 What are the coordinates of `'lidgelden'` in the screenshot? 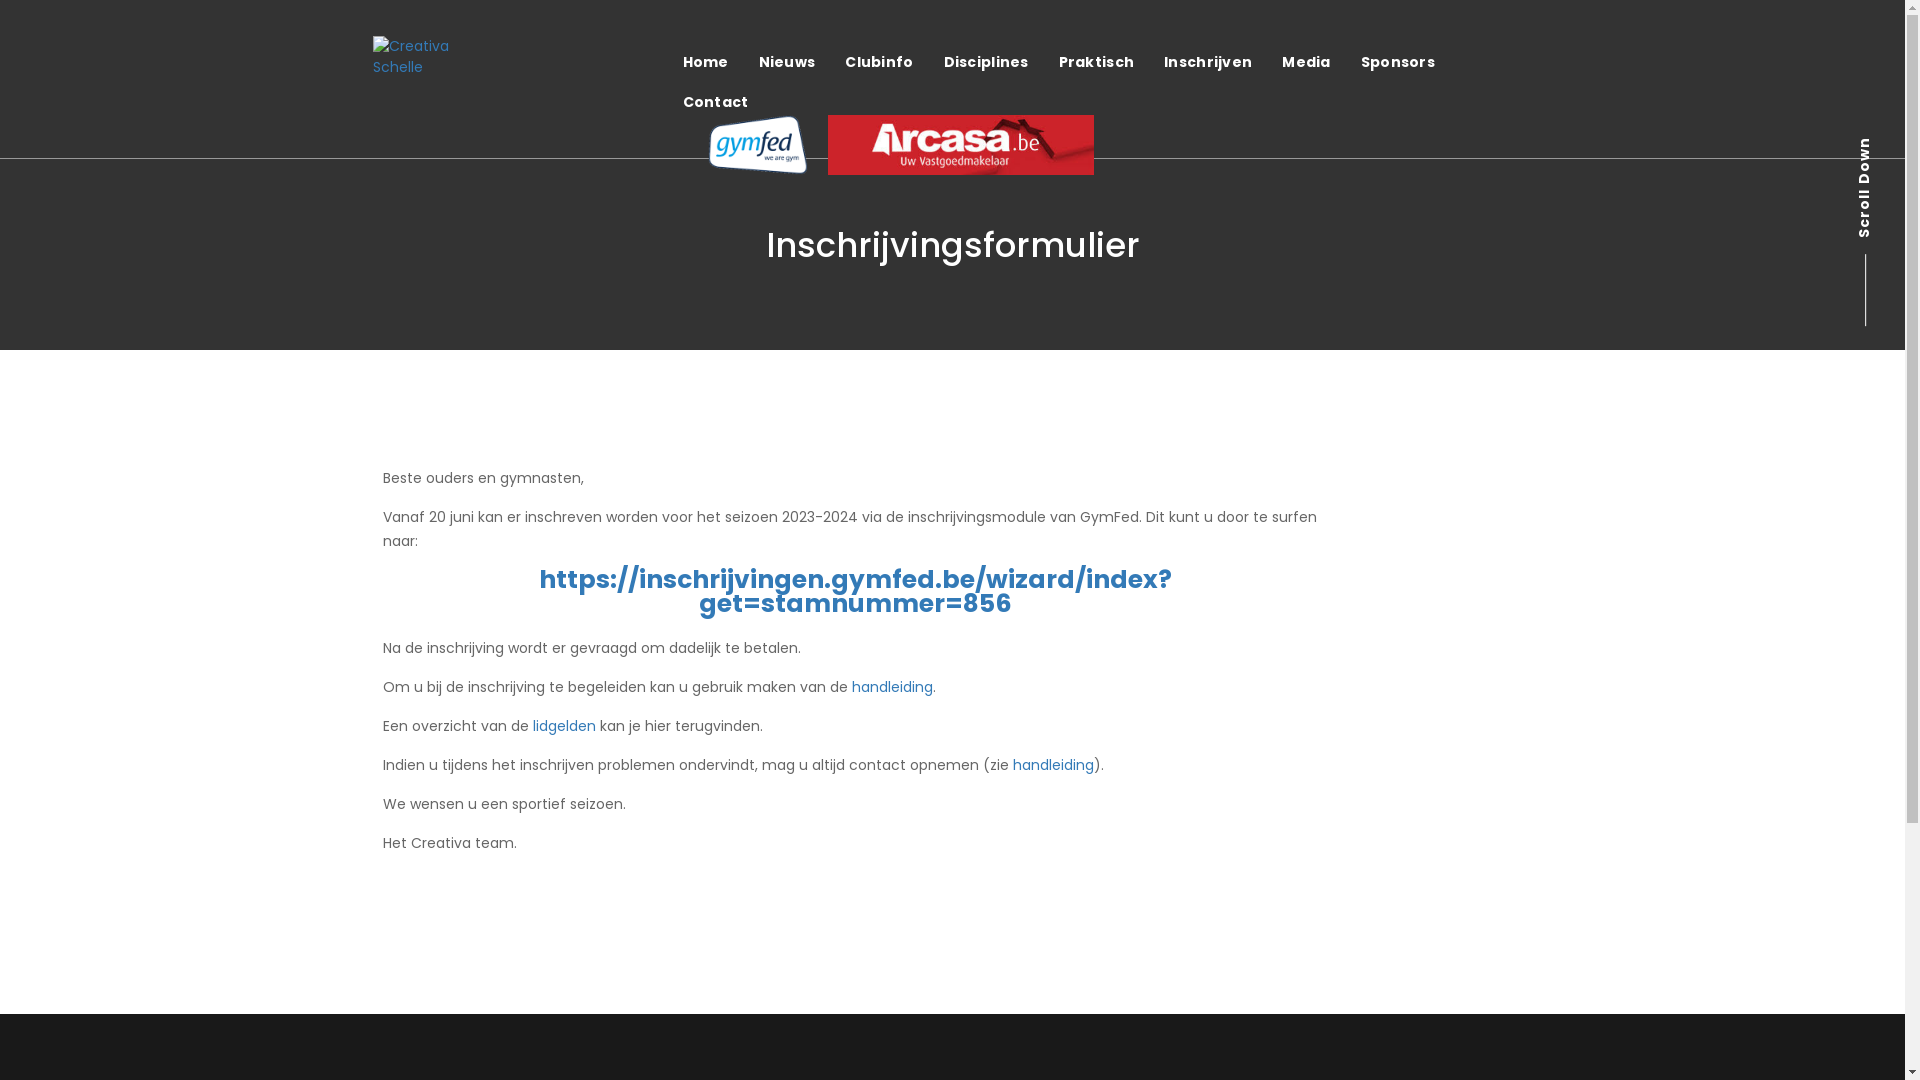 It's located at (562, 725).